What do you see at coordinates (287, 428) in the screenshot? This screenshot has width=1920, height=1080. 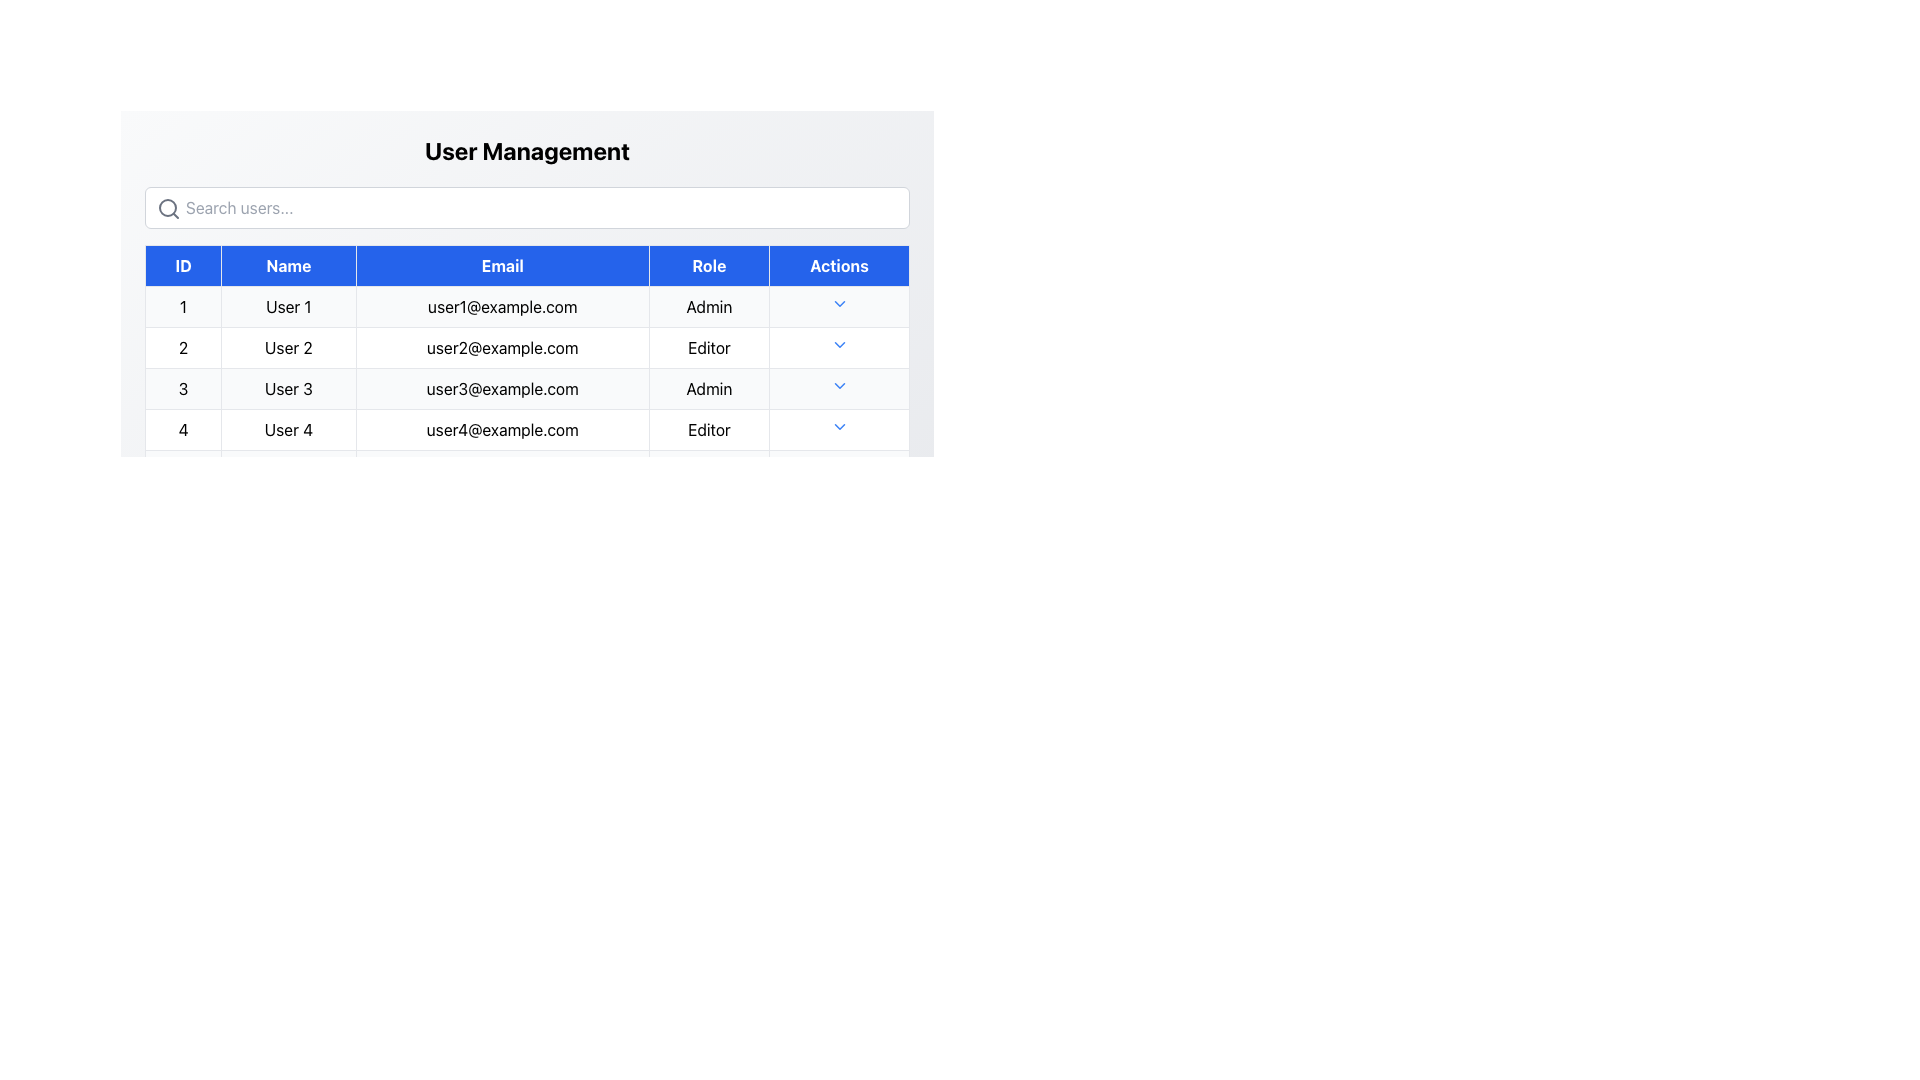 I see `the label representing the name of the fourth user in the user management table, located in the fourth row of the 'Name' column, adjacent to the email cell displaying 'user4@example.com'` at bounding box center [287, 428].